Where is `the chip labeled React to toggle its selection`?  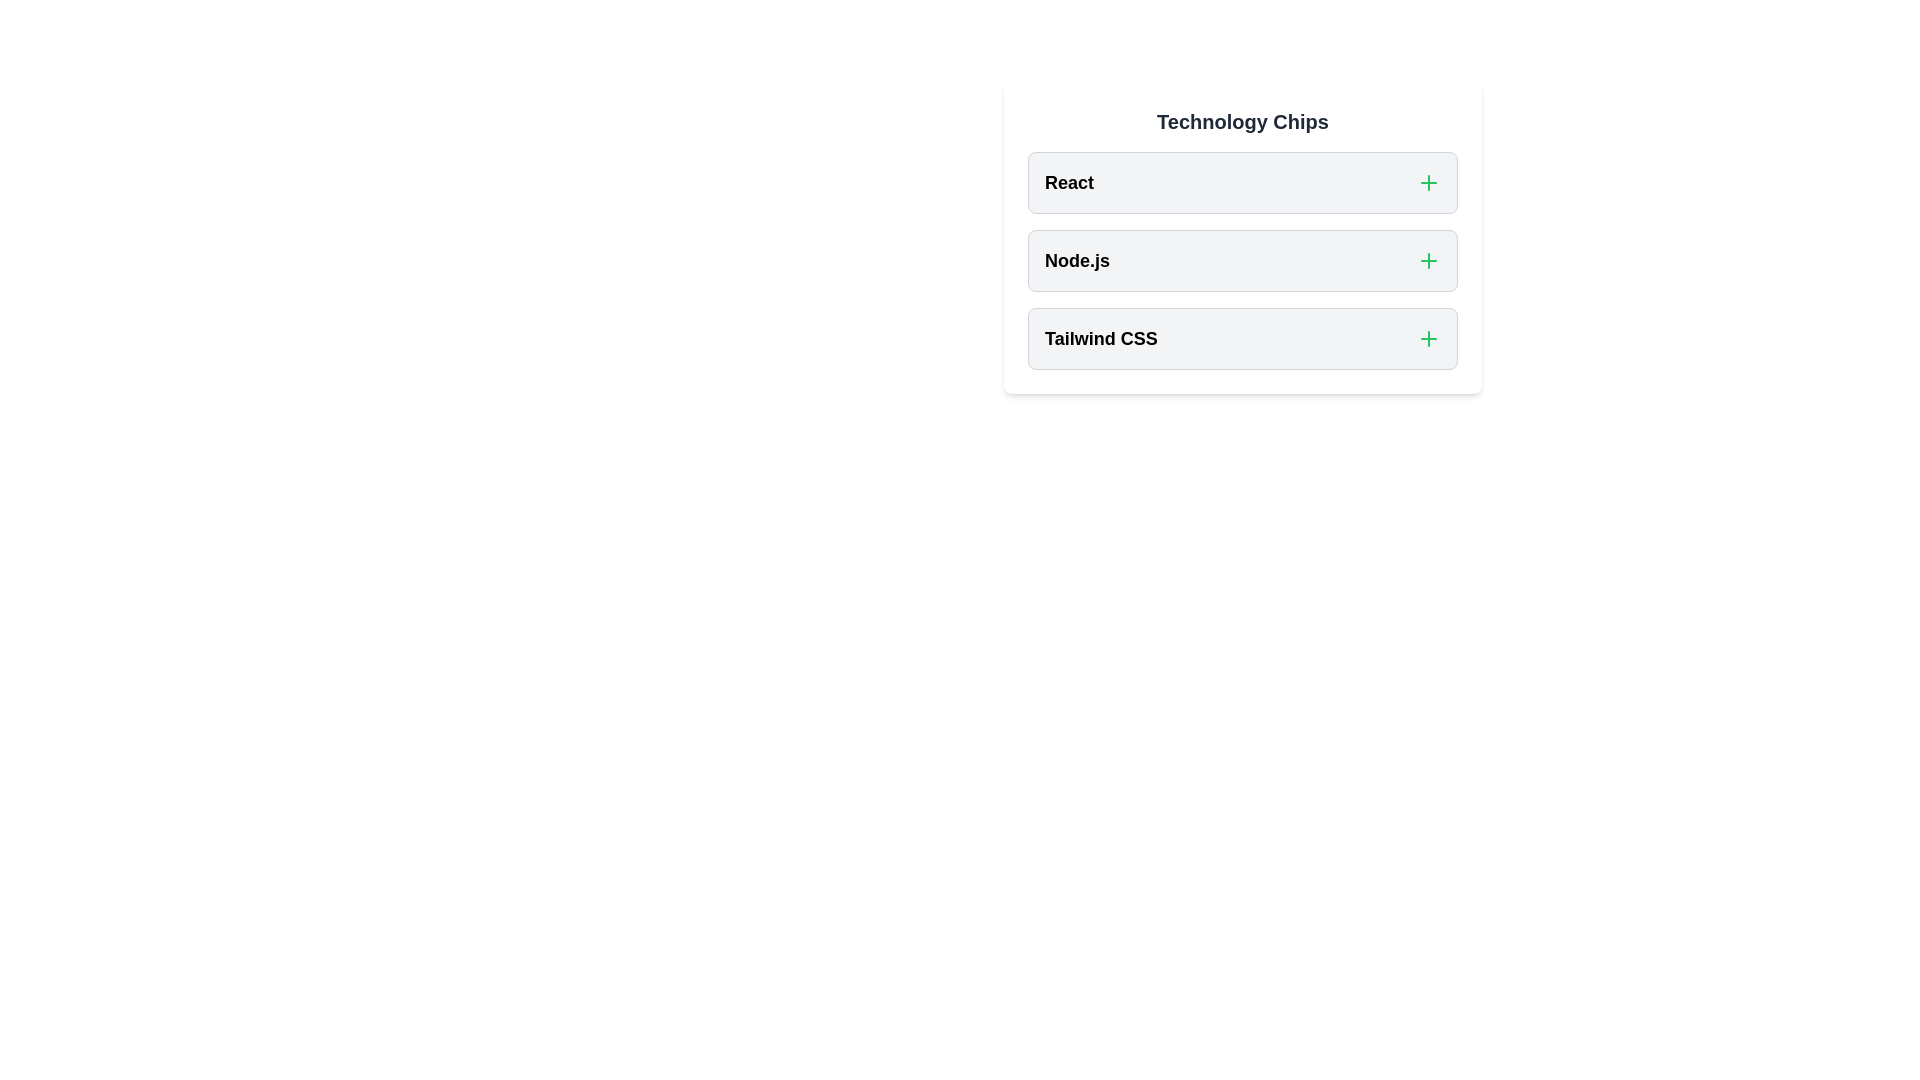 the chip labeled React to toggle its selection is located at coordinates (1242, 182).